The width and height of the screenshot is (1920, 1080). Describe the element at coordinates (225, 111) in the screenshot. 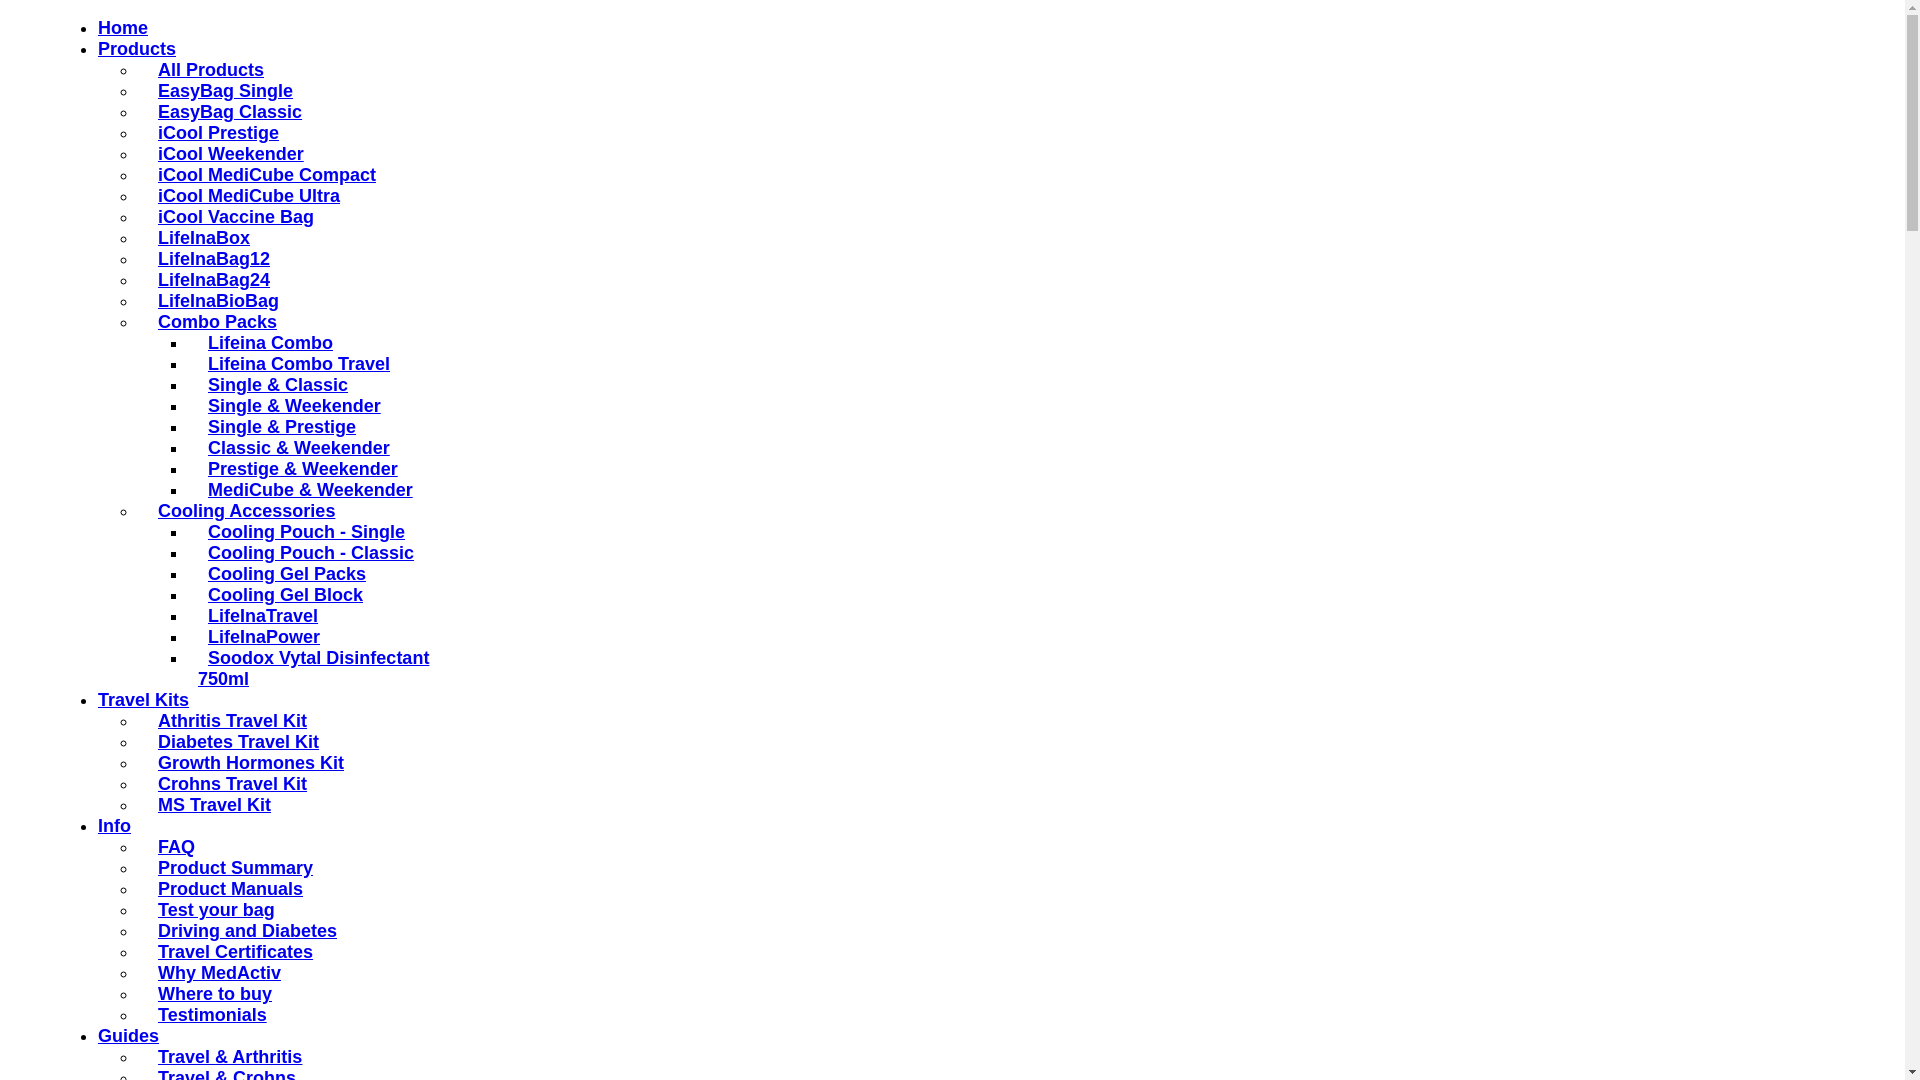

I see `'EasyBag Classic'` at that location.